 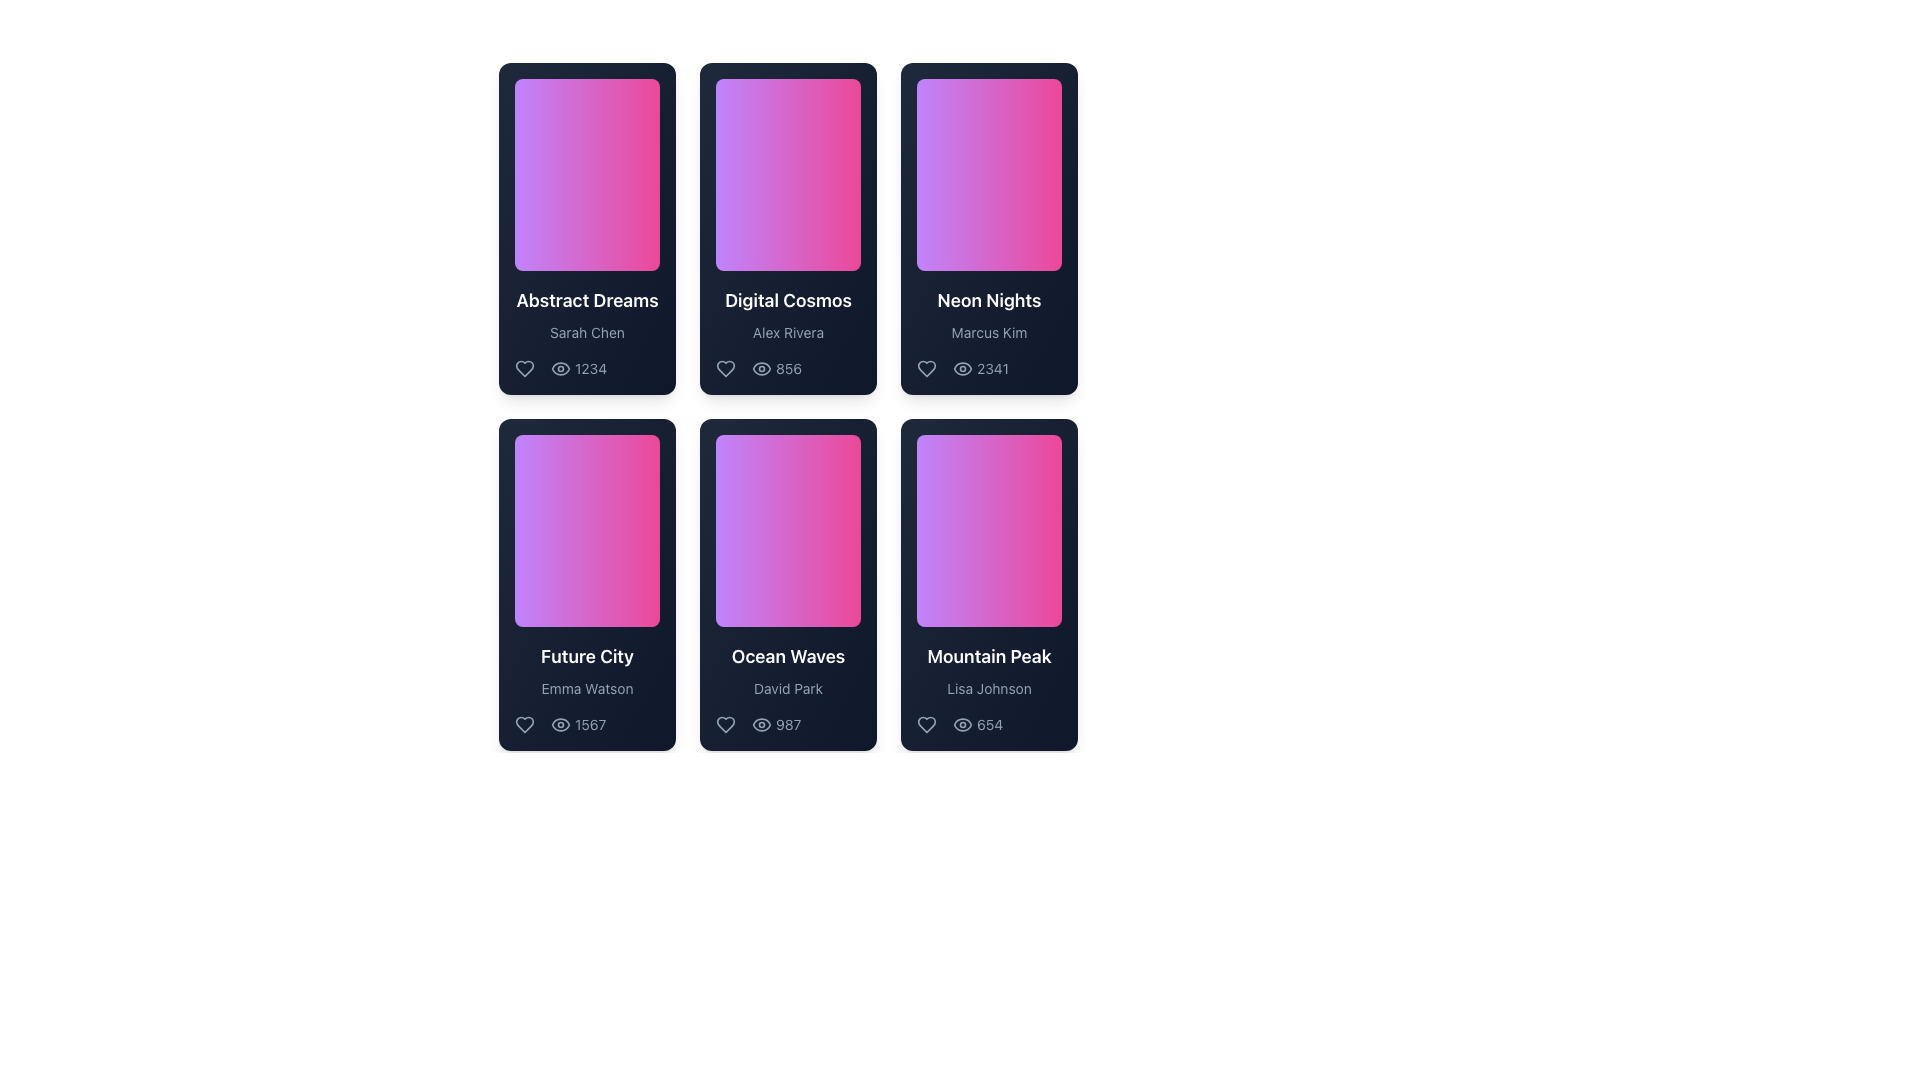 I want to click on the eye icon, which is a grayish-white circular iris encased in an oval shape, located to the left of the number '1567' in the 'Future City' card section, so click(x=560, y=725).